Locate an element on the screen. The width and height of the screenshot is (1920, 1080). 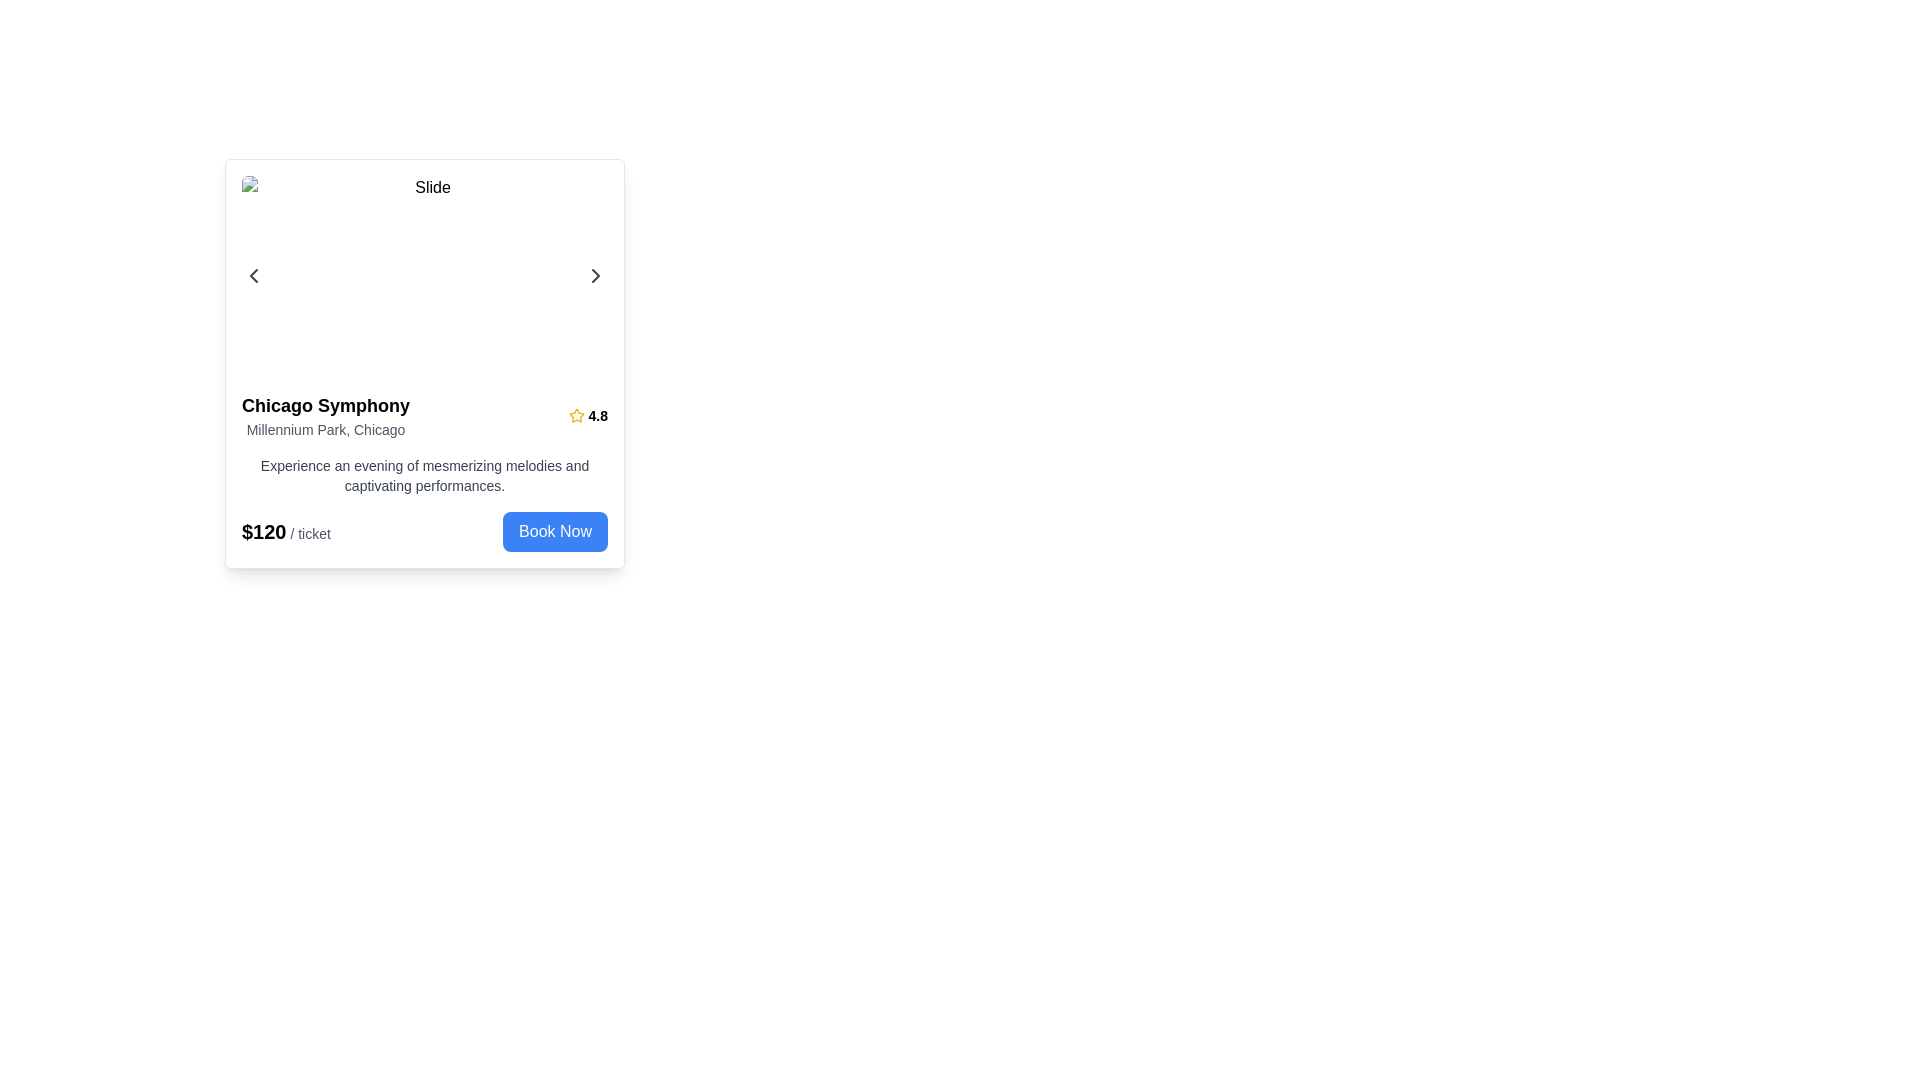
bold text element displaying 'Chicago Symphony' located at the upper part of the card component is located at coordinates (326, 405).